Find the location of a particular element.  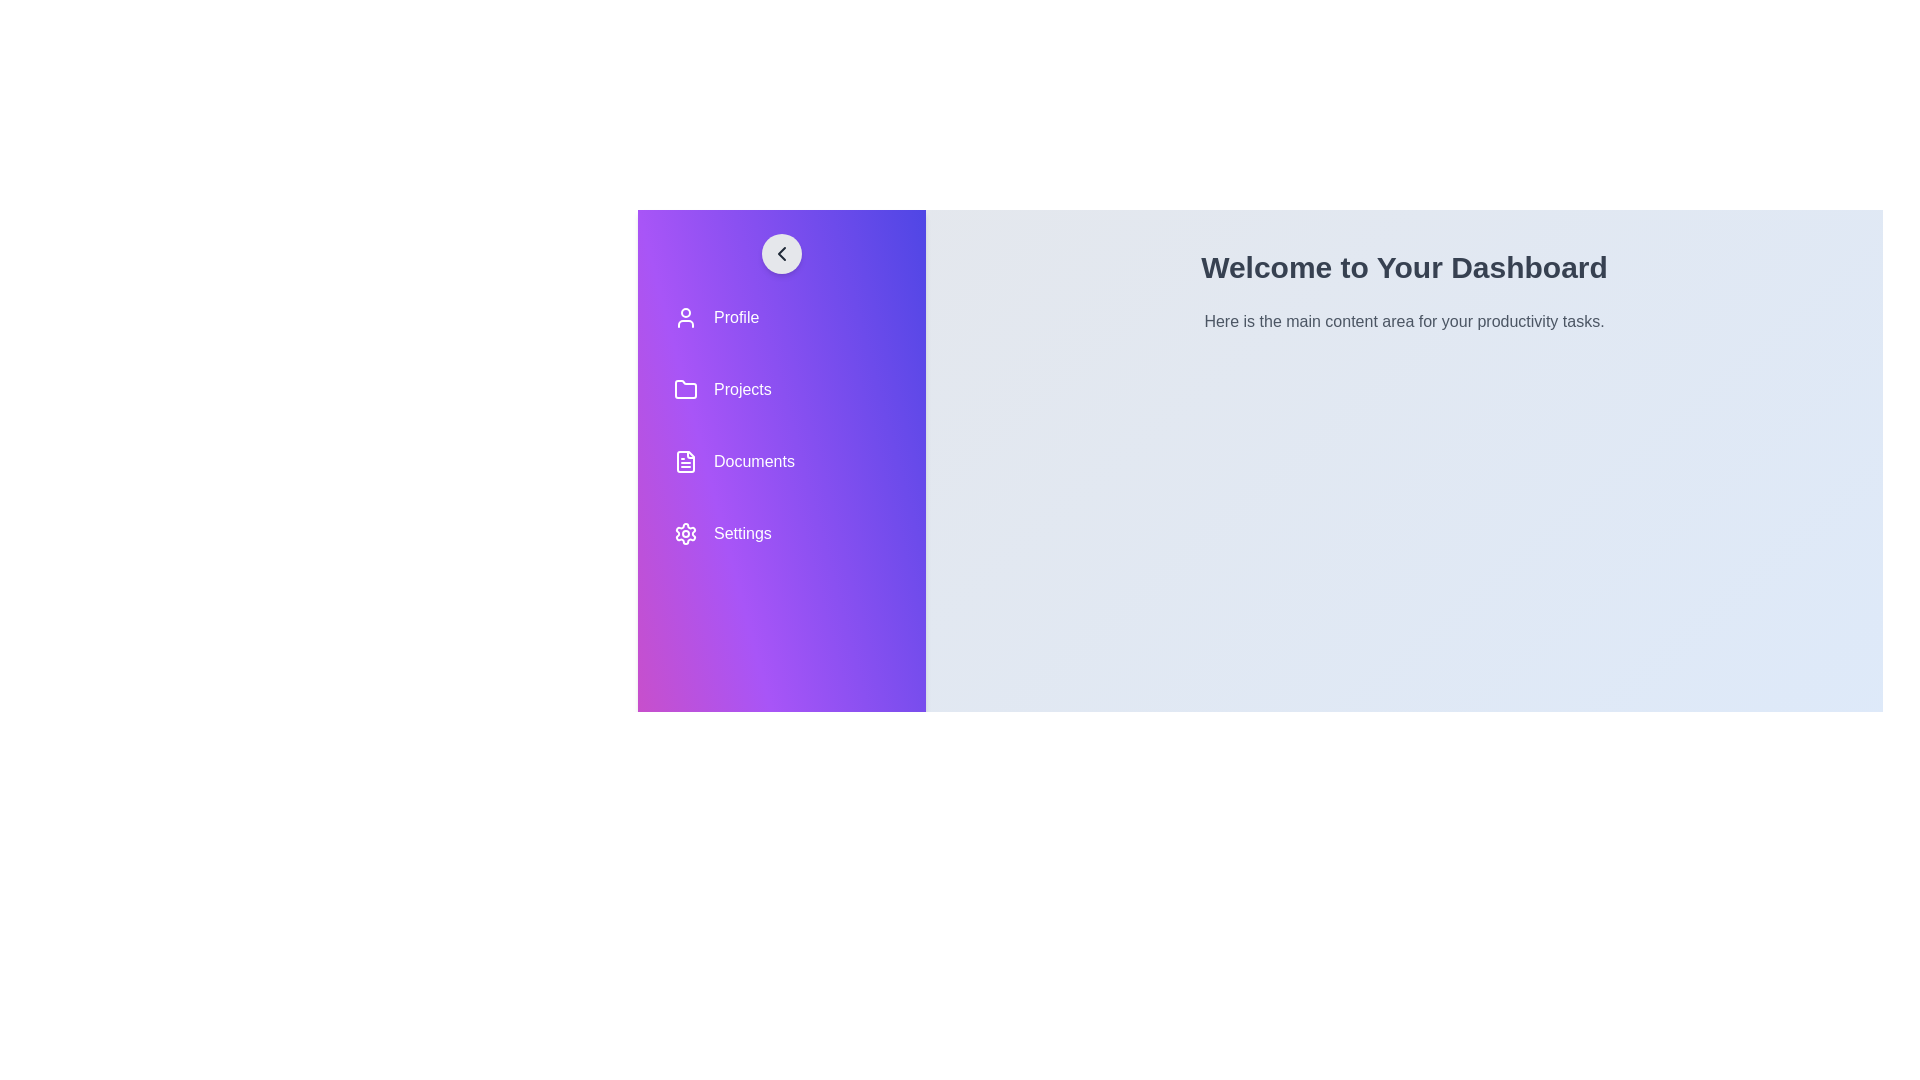

the navigation item labeled Settings is located at coordinates (781, 532).